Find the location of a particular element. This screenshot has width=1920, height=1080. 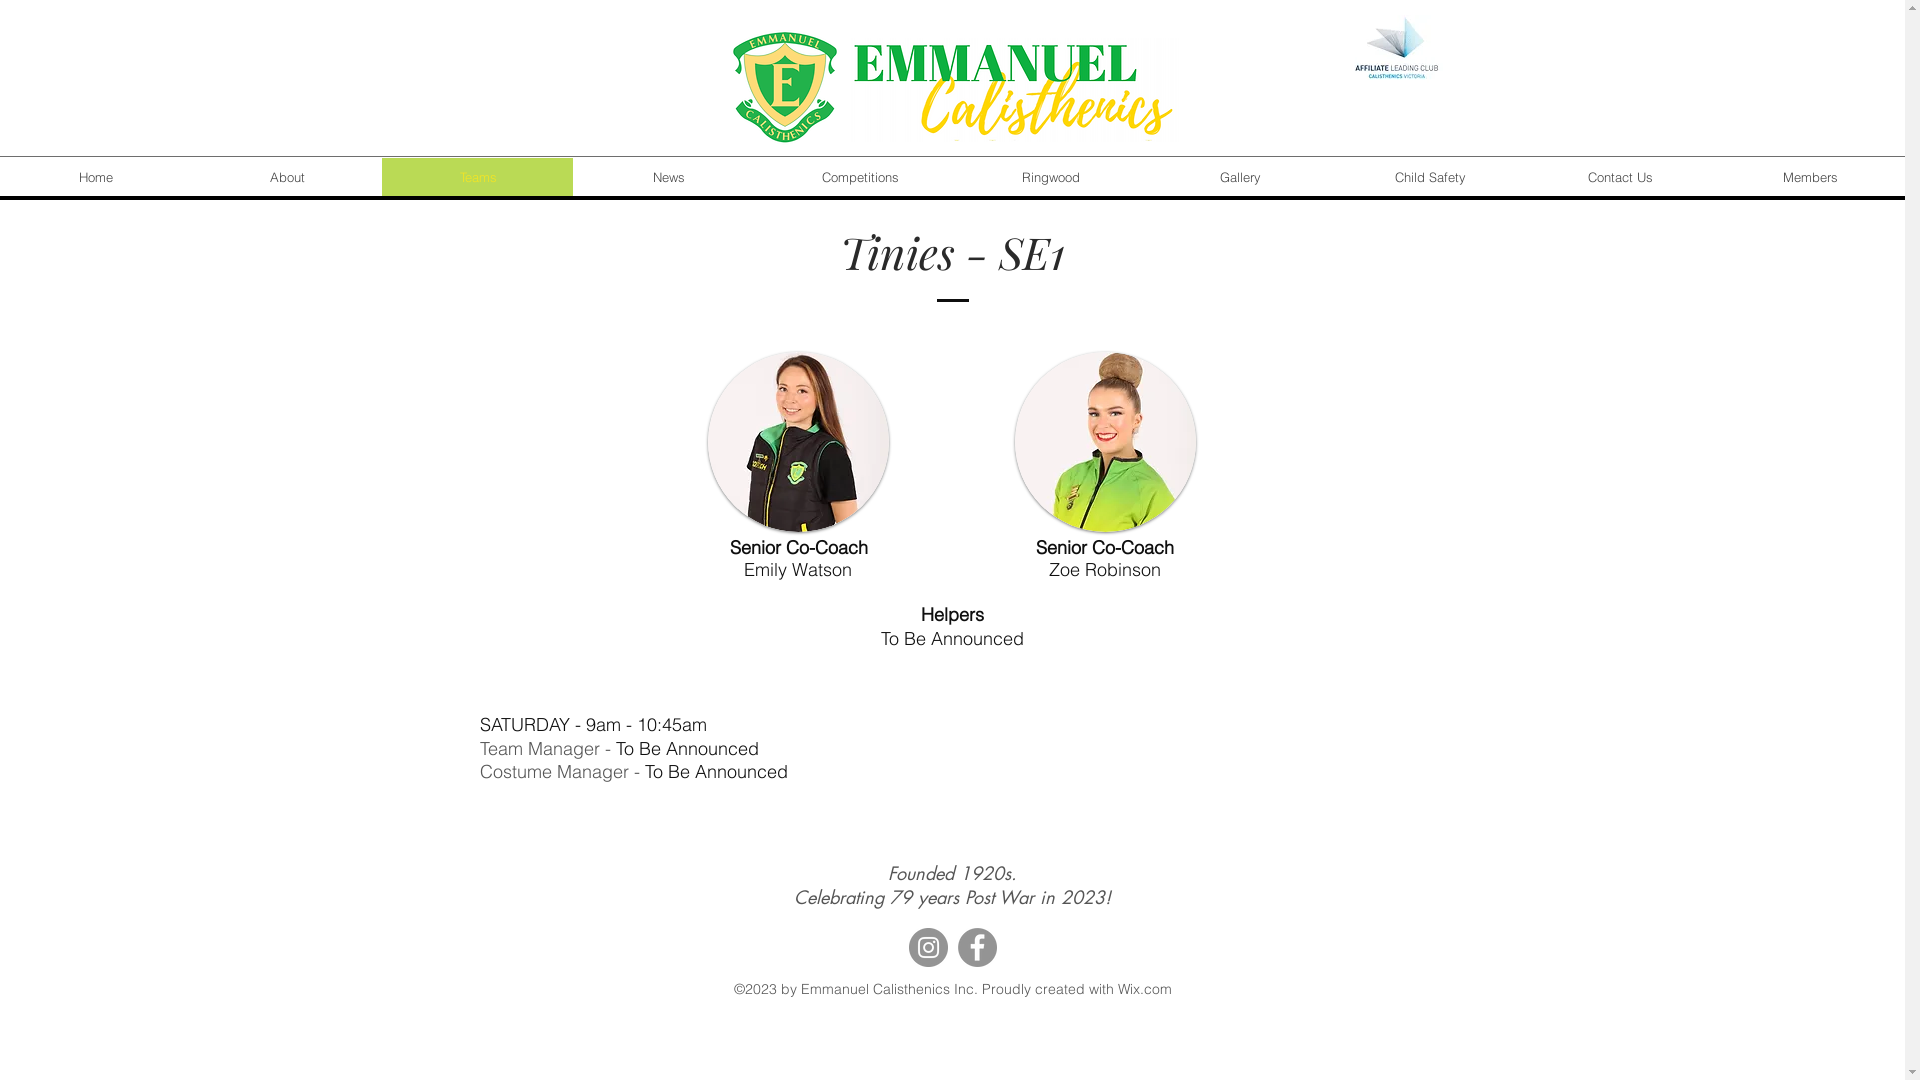

'About' is located at coordinates (285, 176).